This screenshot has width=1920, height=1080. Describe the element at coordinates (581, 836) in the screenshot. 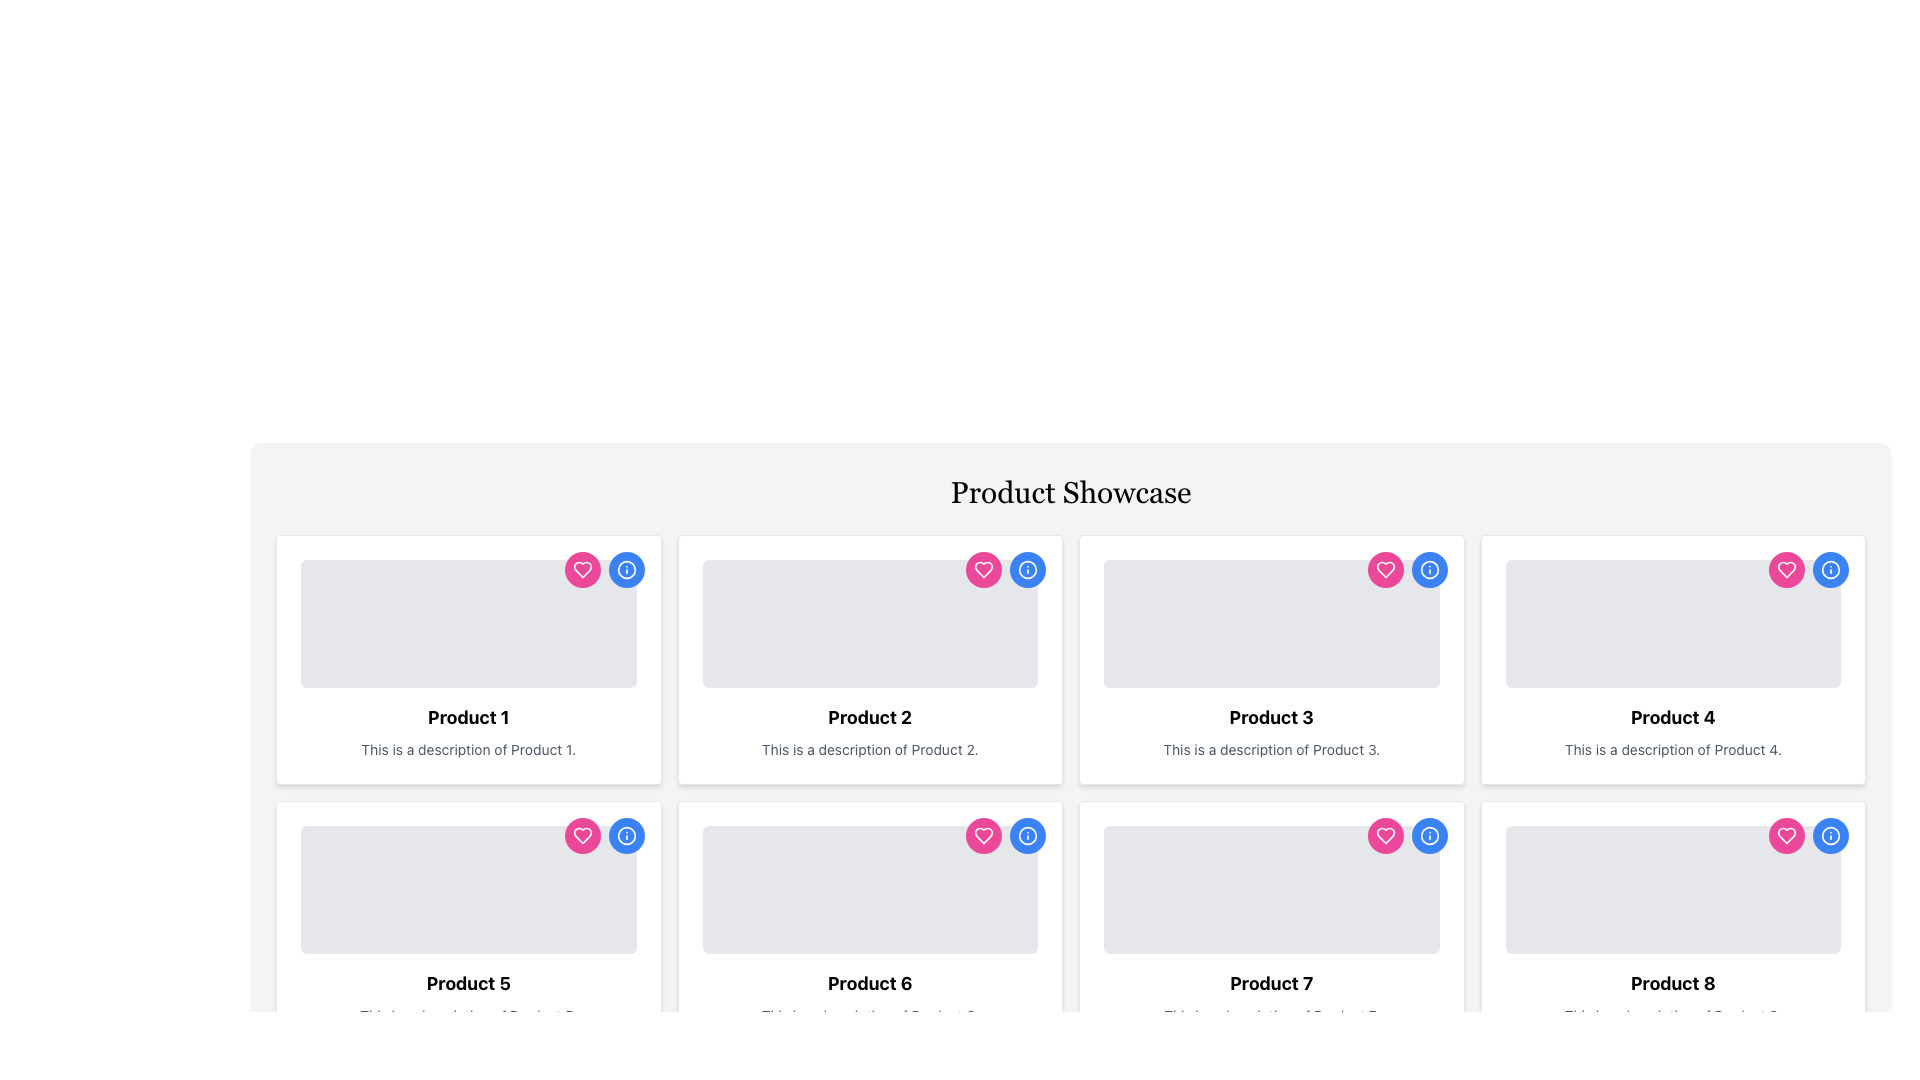

I see `the pink circular button with a white heart icon located in the top-right corner of the 'Product 5' card to express interest` at that location.